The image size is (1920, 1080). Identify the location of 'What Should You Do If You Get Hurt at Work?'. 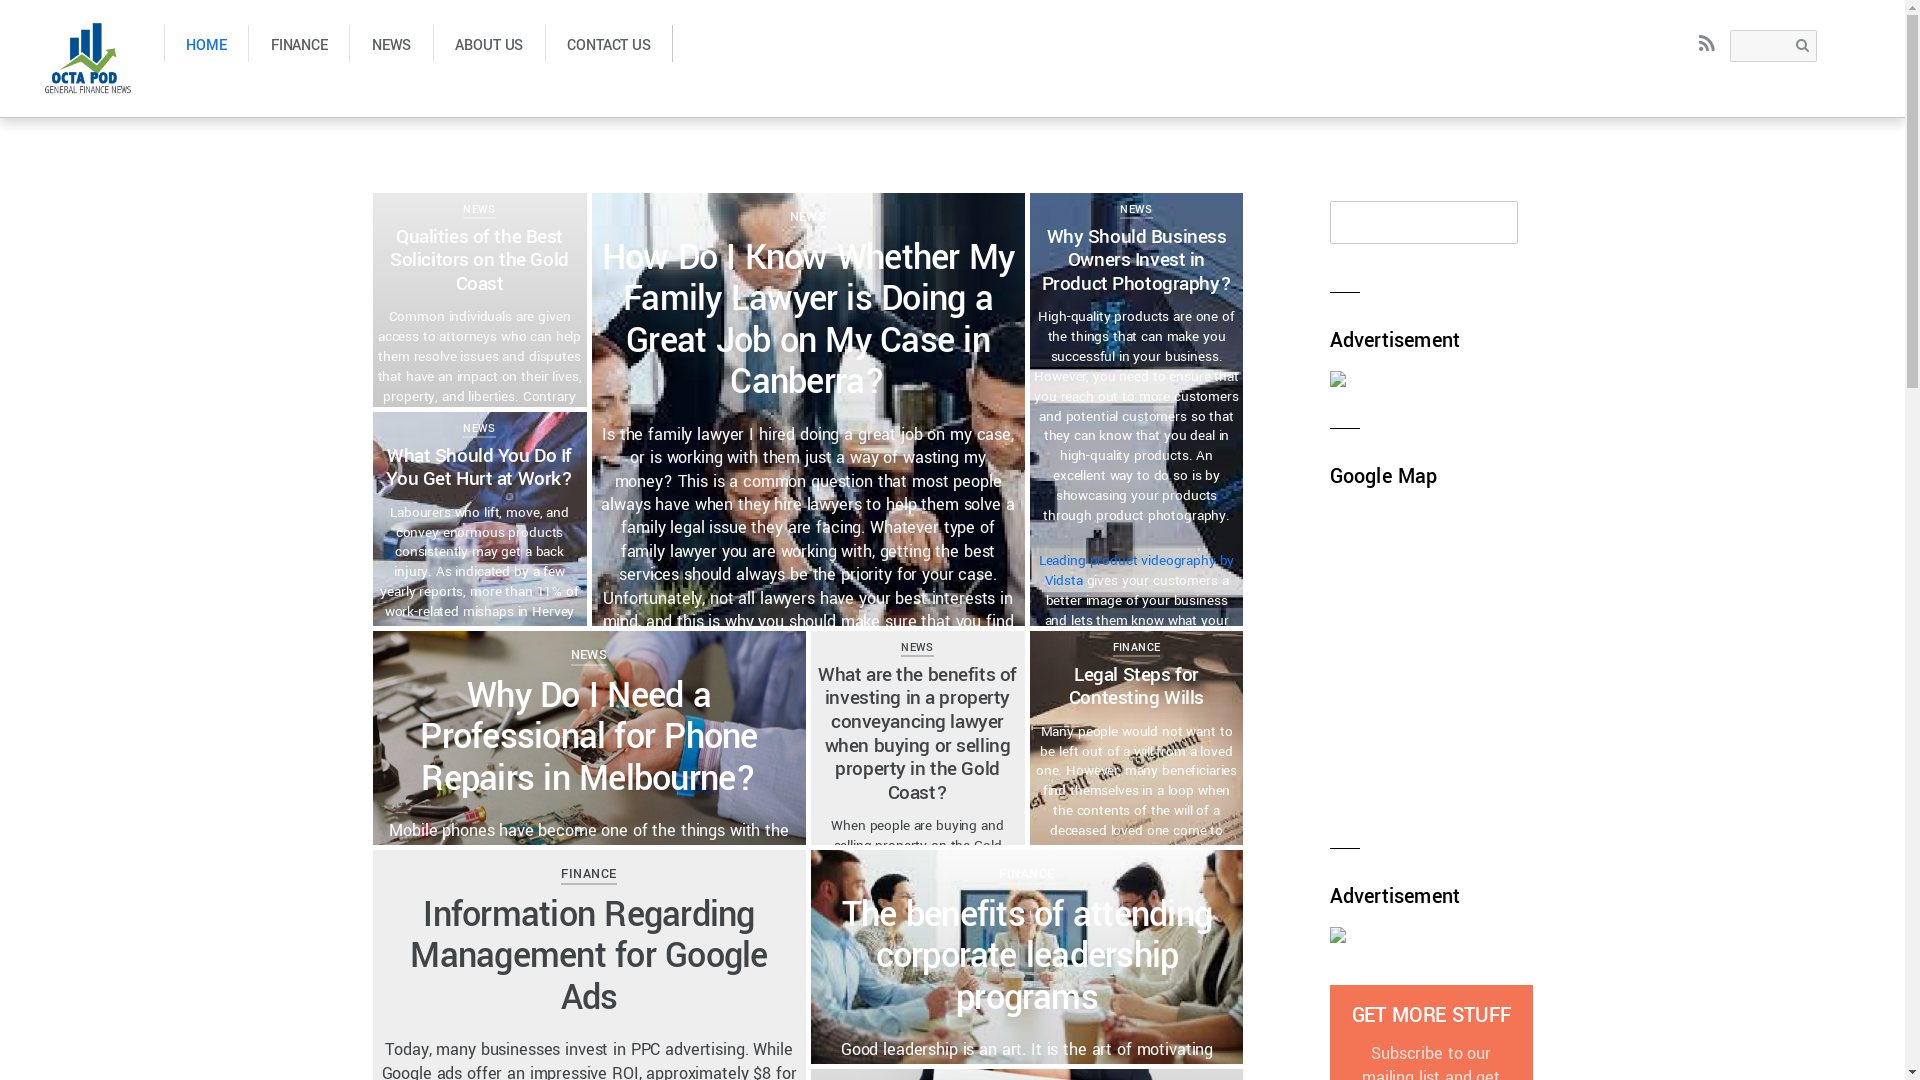
(478, 467).